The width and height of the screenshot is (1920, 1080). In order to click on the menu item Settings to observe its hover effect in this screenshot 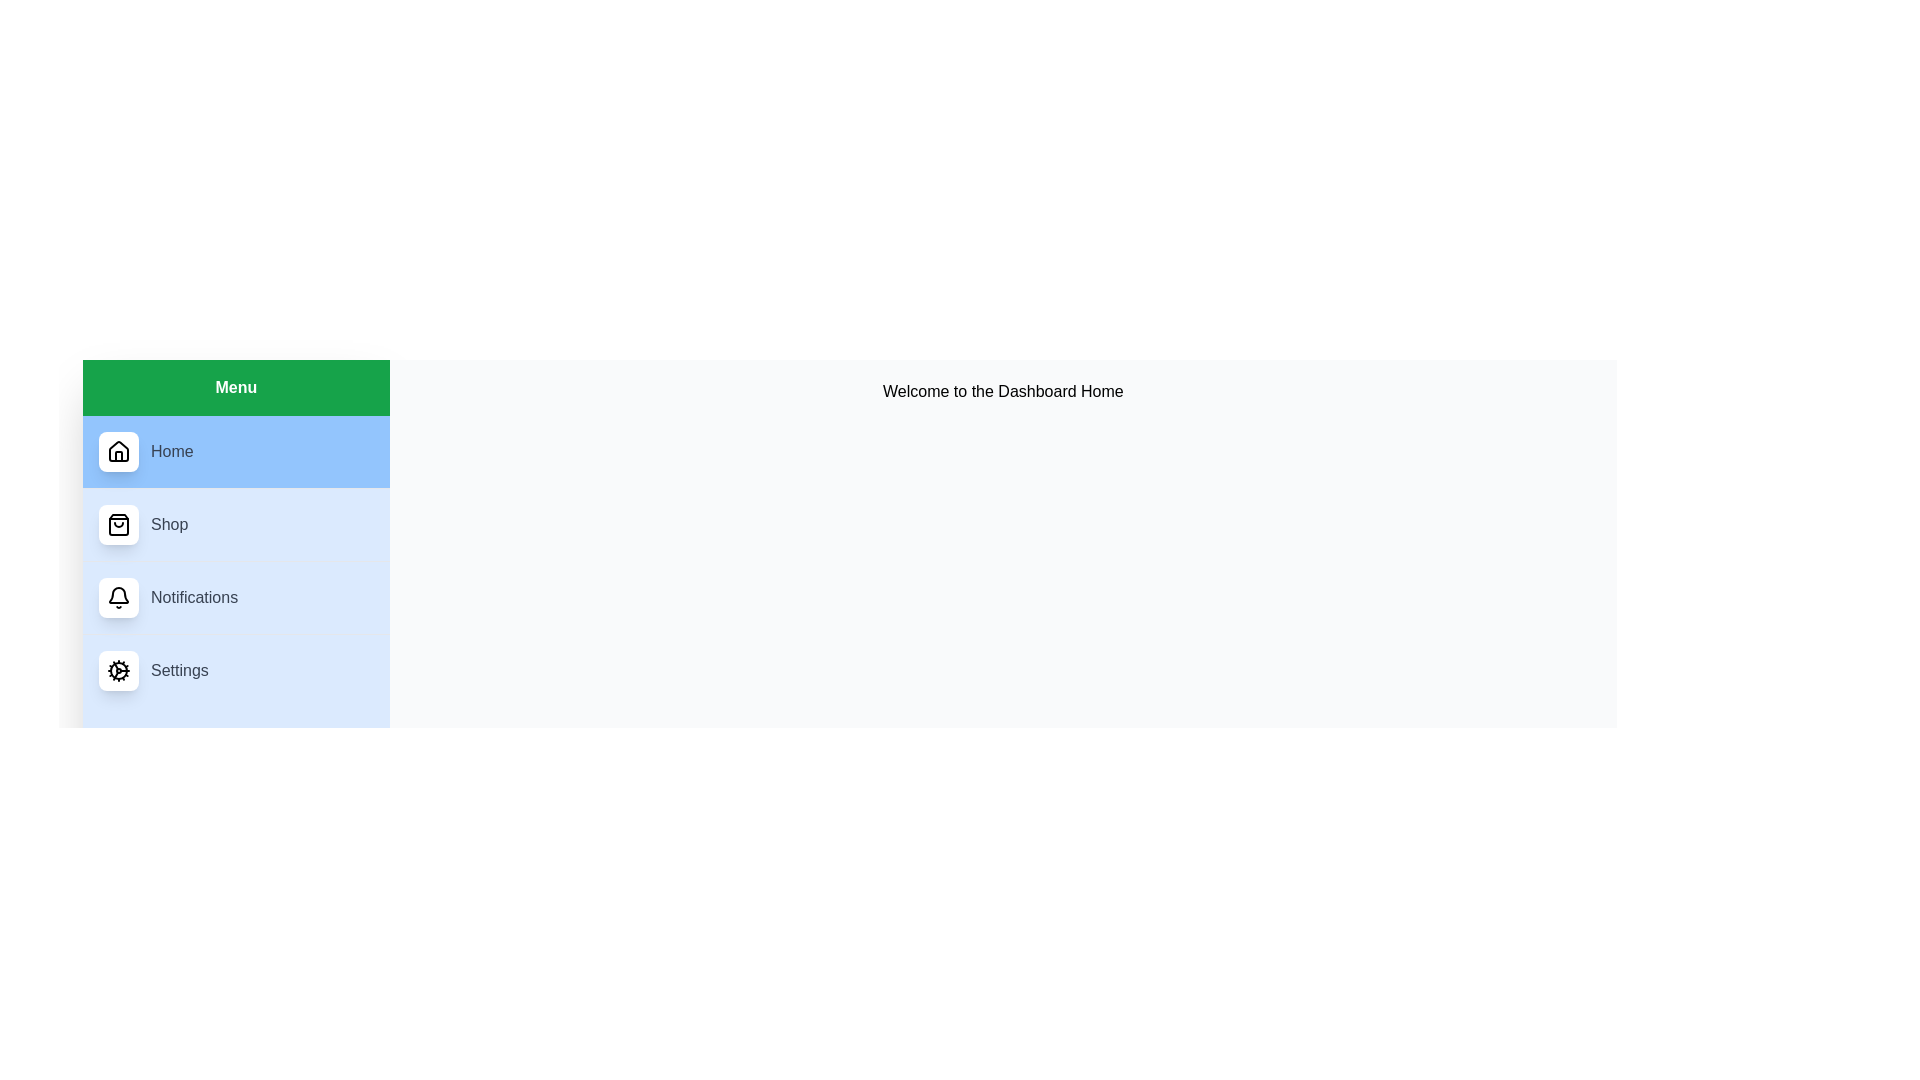, I will do `click(235, 670)`.